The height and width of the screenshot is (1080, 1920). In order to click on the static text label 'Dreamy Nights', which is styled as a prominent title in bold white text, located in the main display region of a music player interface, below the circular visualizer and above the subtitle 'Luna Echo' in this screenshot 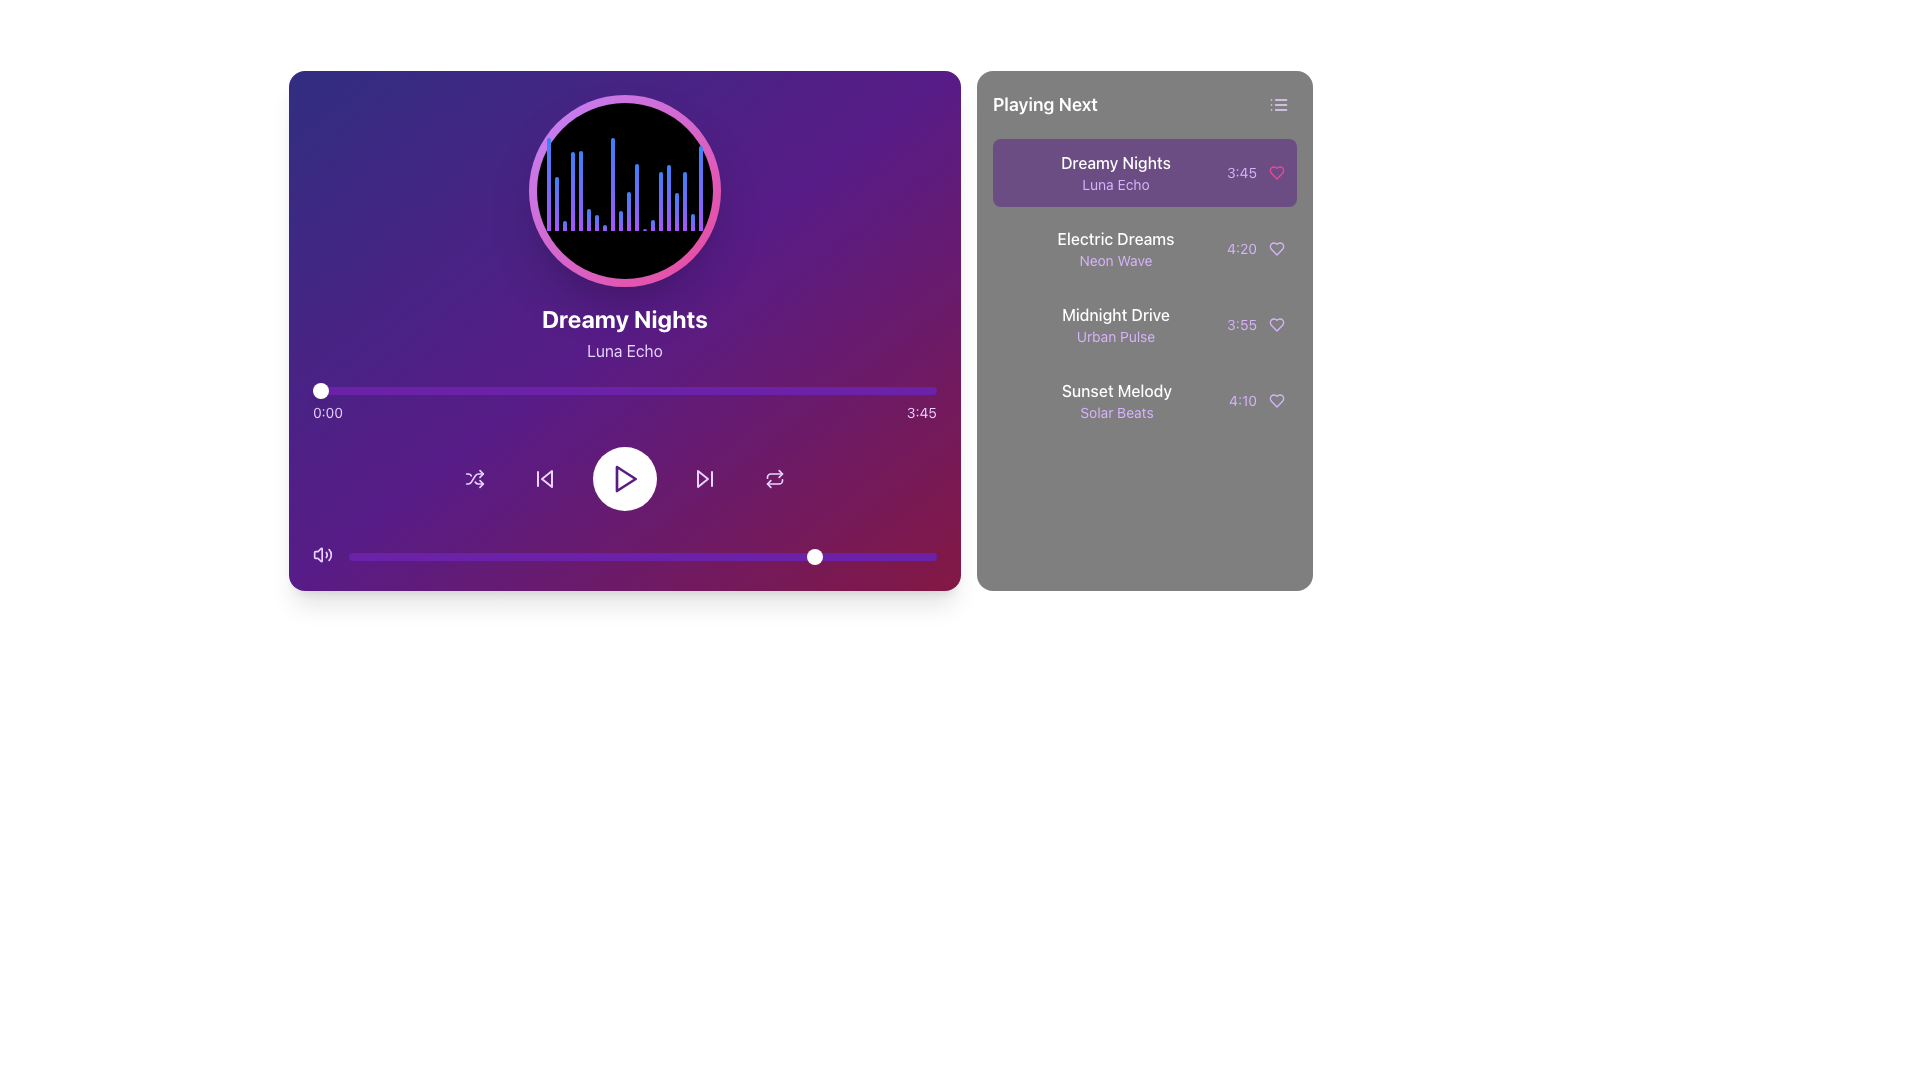, I will do `click(623, 318)`.